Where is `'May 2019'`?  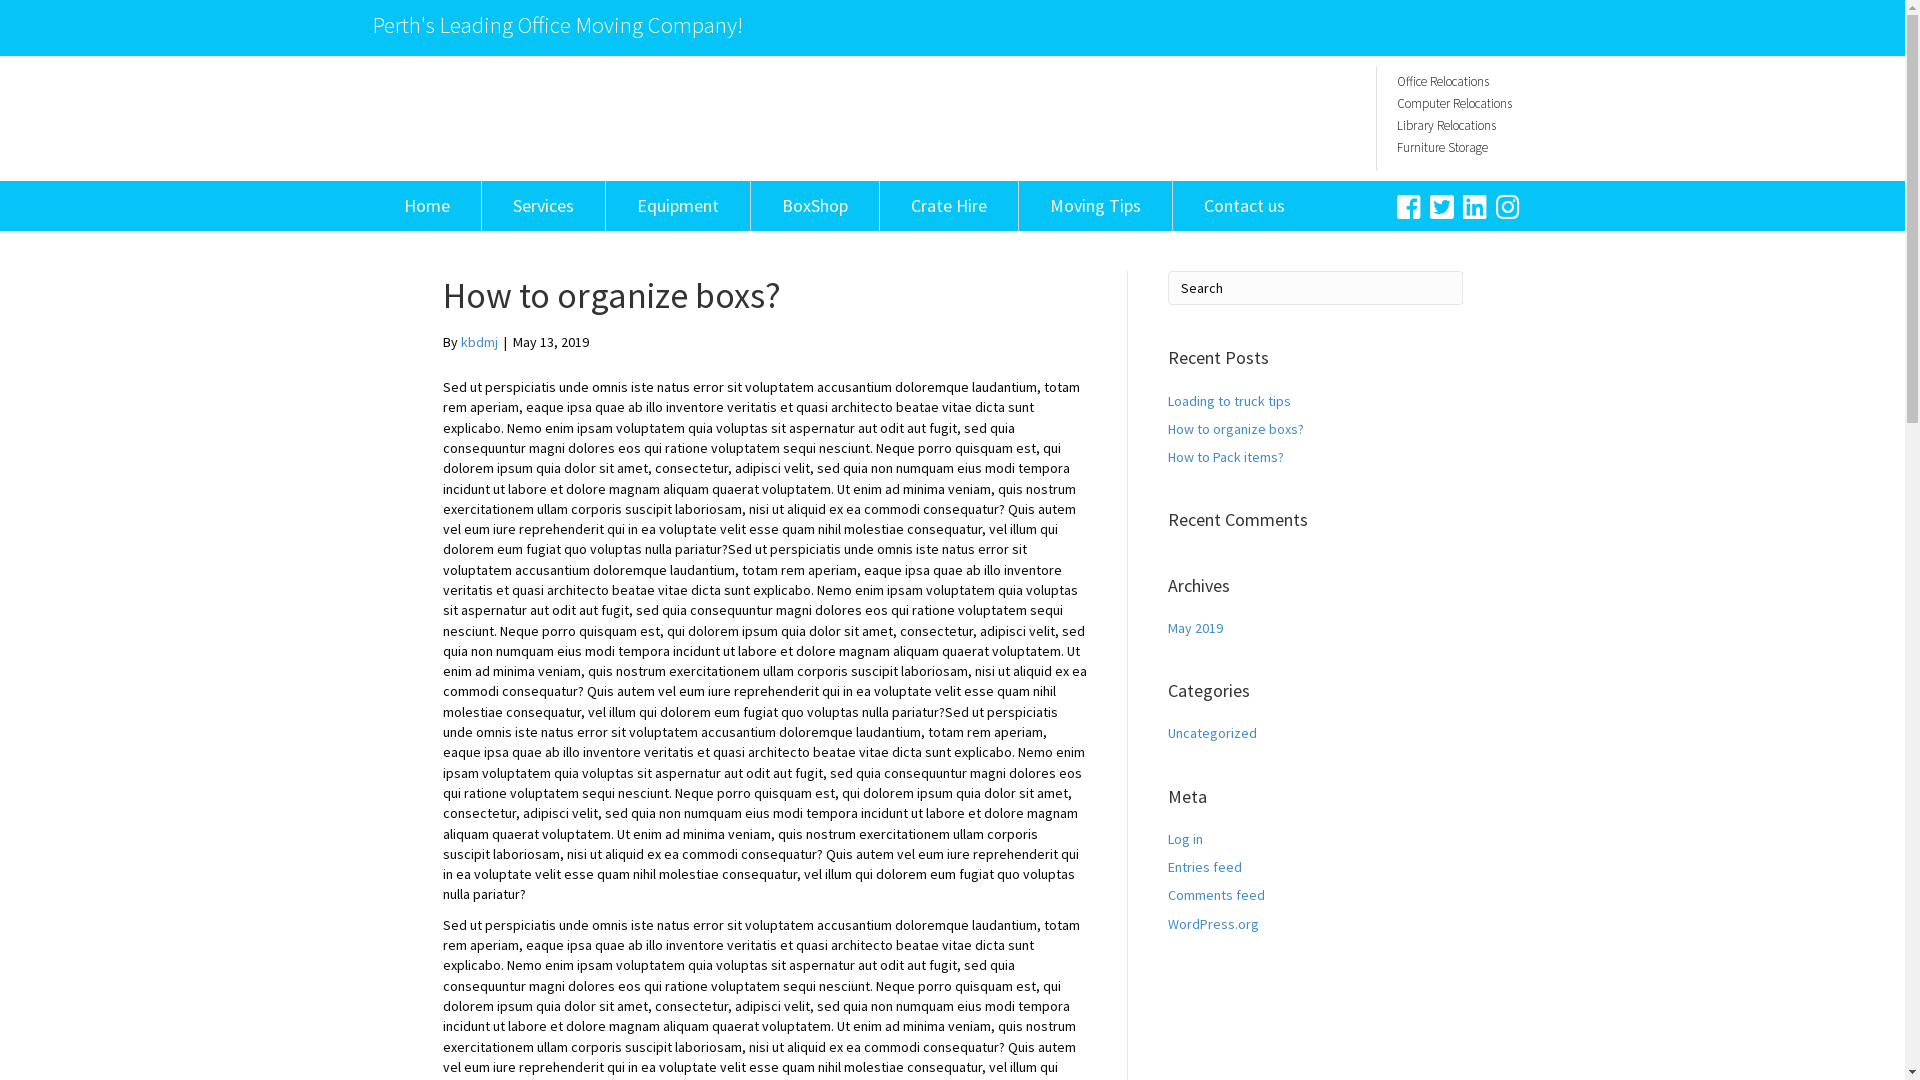
'May 2019' is located at coordinates (1195, 627).